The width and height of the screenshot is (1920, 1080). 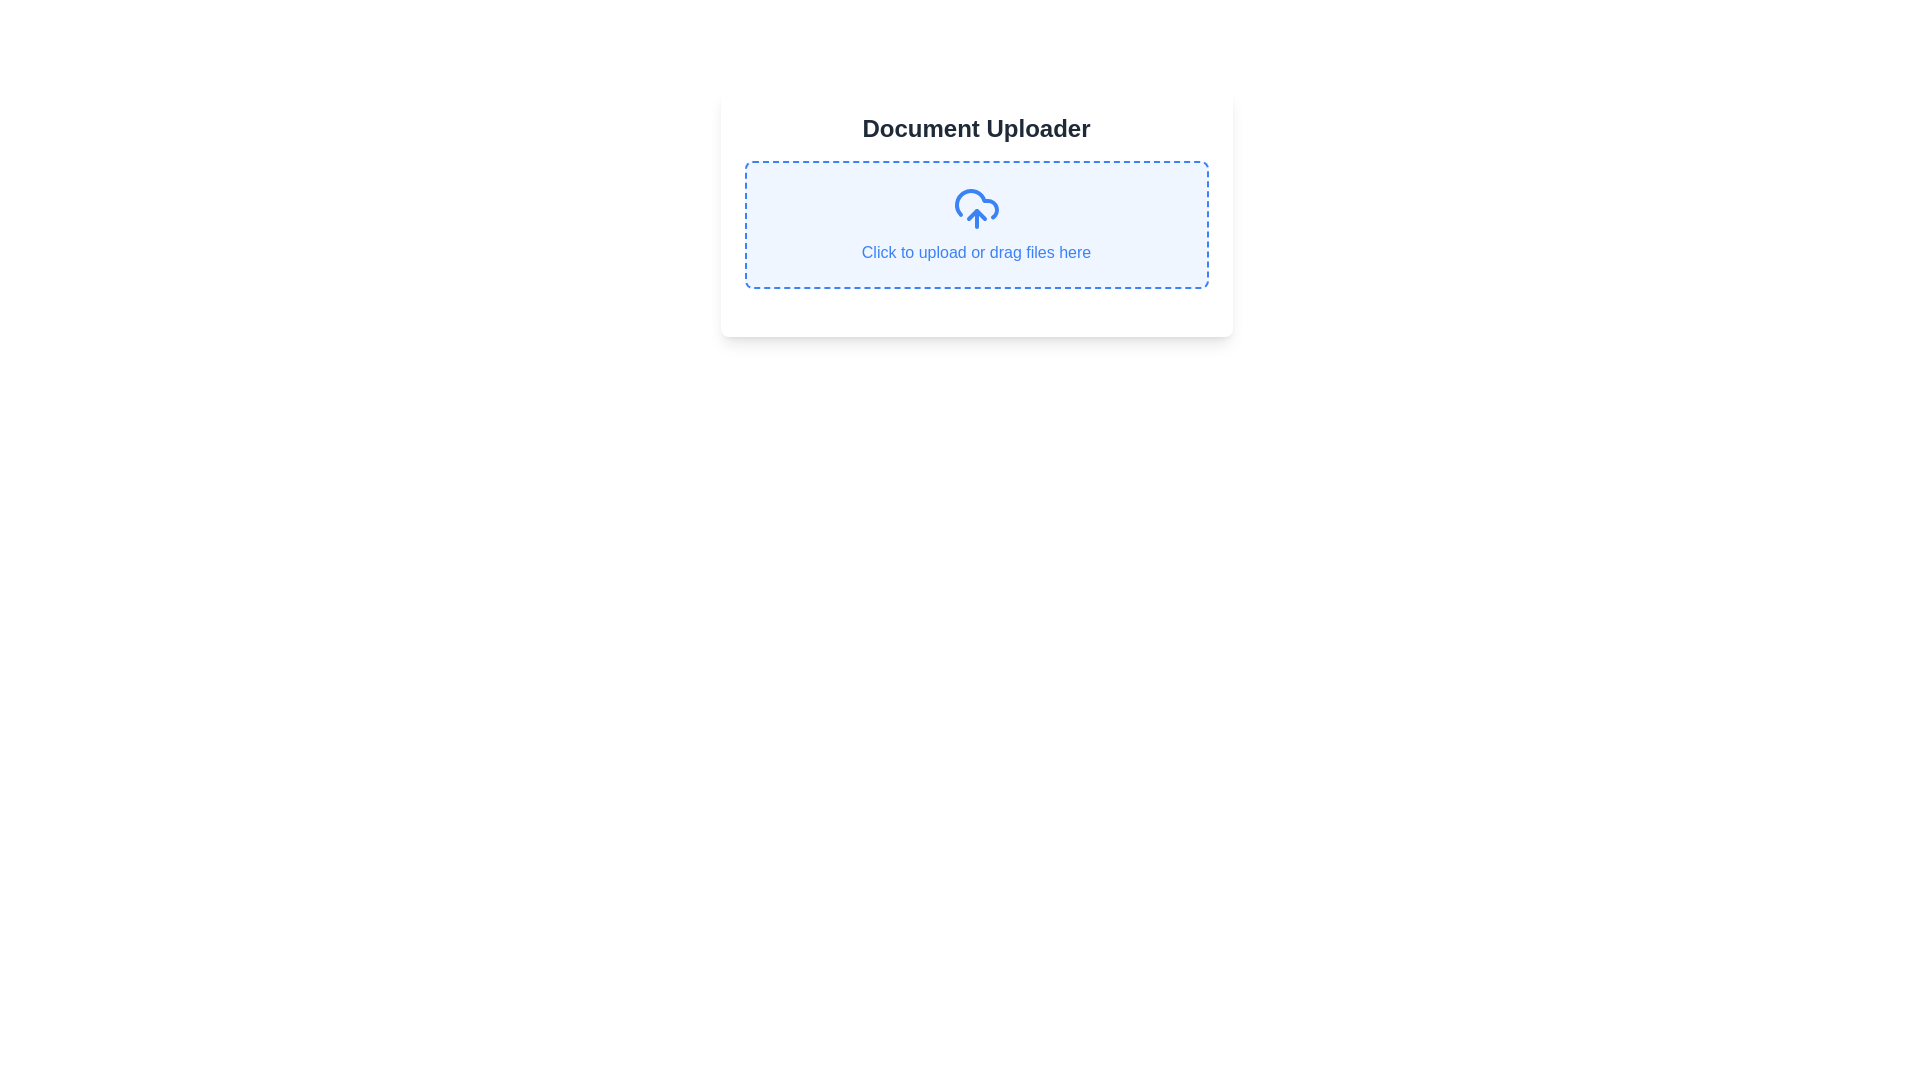 What do you see at coordinates (976, 224) in the screenshot?
I see `the Interactive file upload zone located below the 'Document Uploader' heading` at bounding box center [976, 224].